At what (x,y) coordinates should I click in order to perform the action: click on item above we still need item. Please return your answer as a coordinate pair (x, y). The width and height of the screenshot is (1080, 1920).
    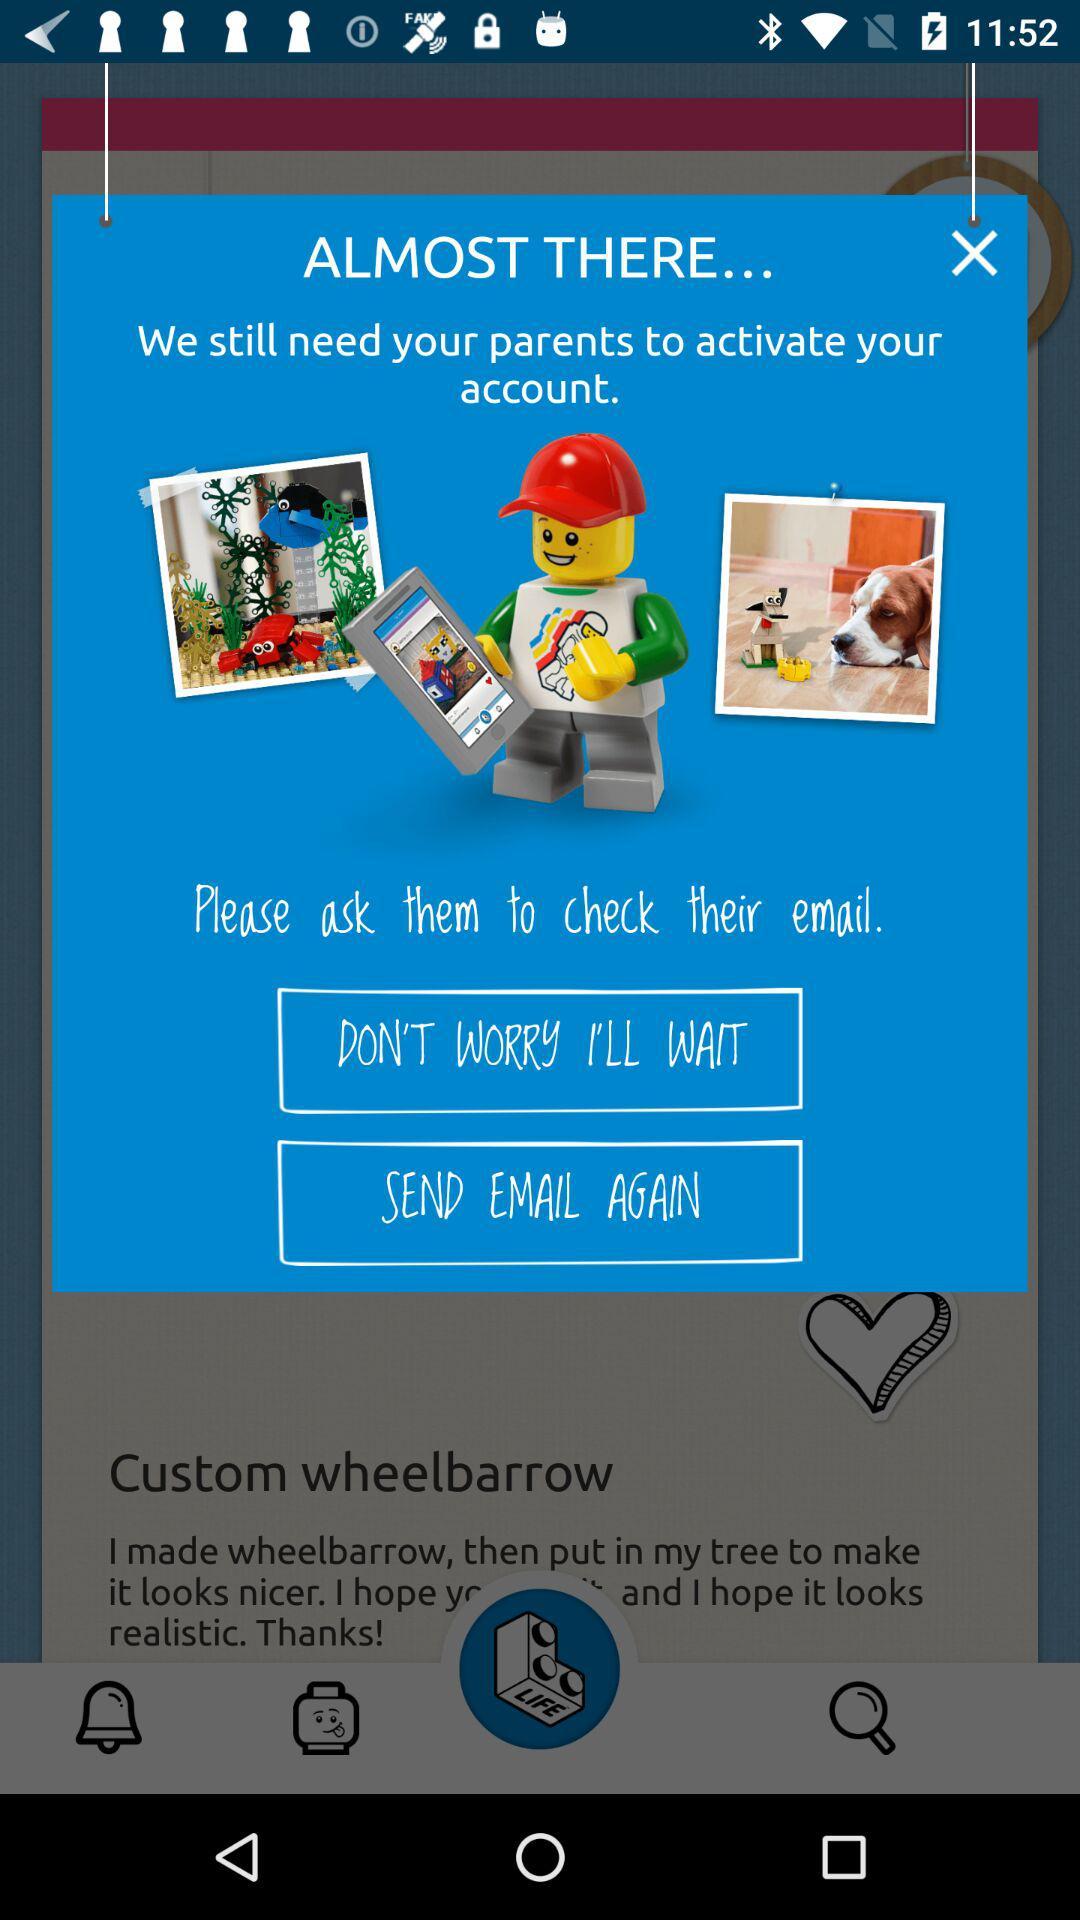
    Looking at the image, I should click on (973, 252).